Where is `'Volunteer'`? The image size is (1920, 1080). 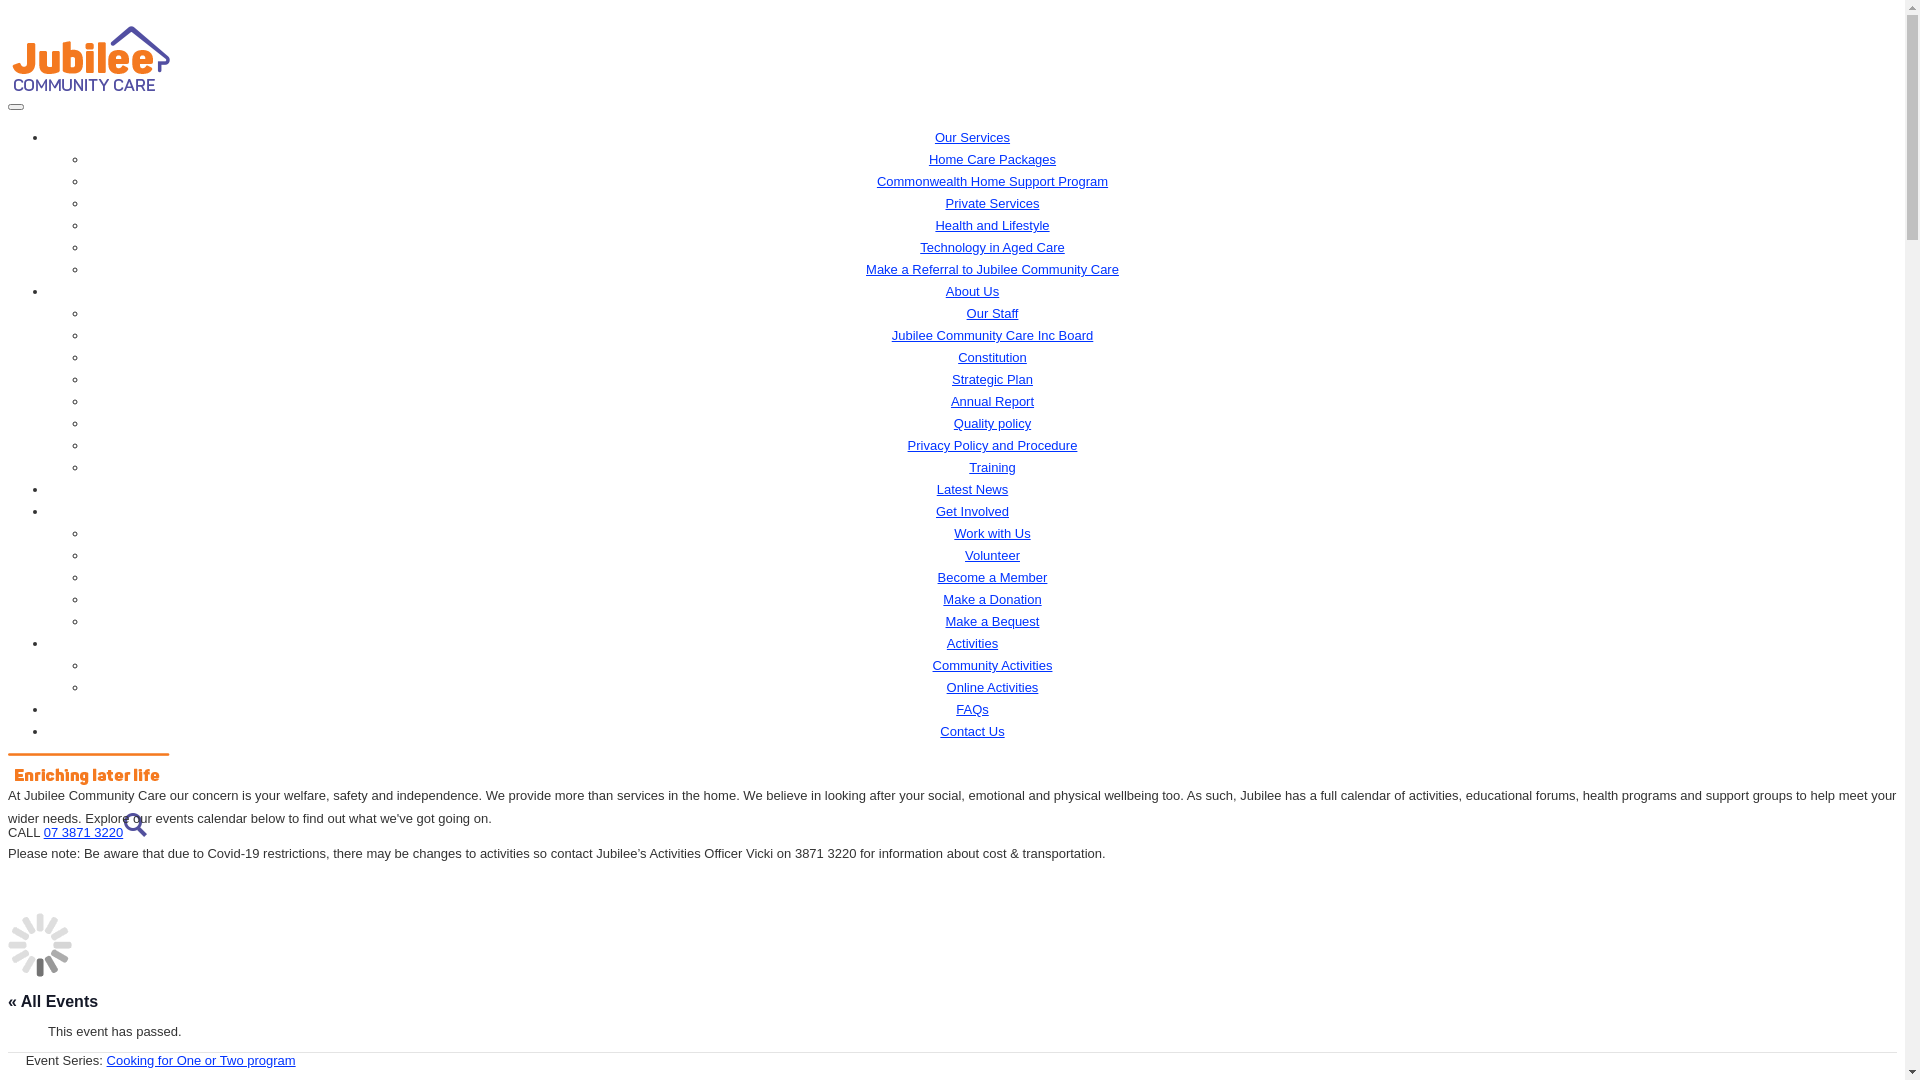
'Volunteer' is located at coordinates (958, 555).